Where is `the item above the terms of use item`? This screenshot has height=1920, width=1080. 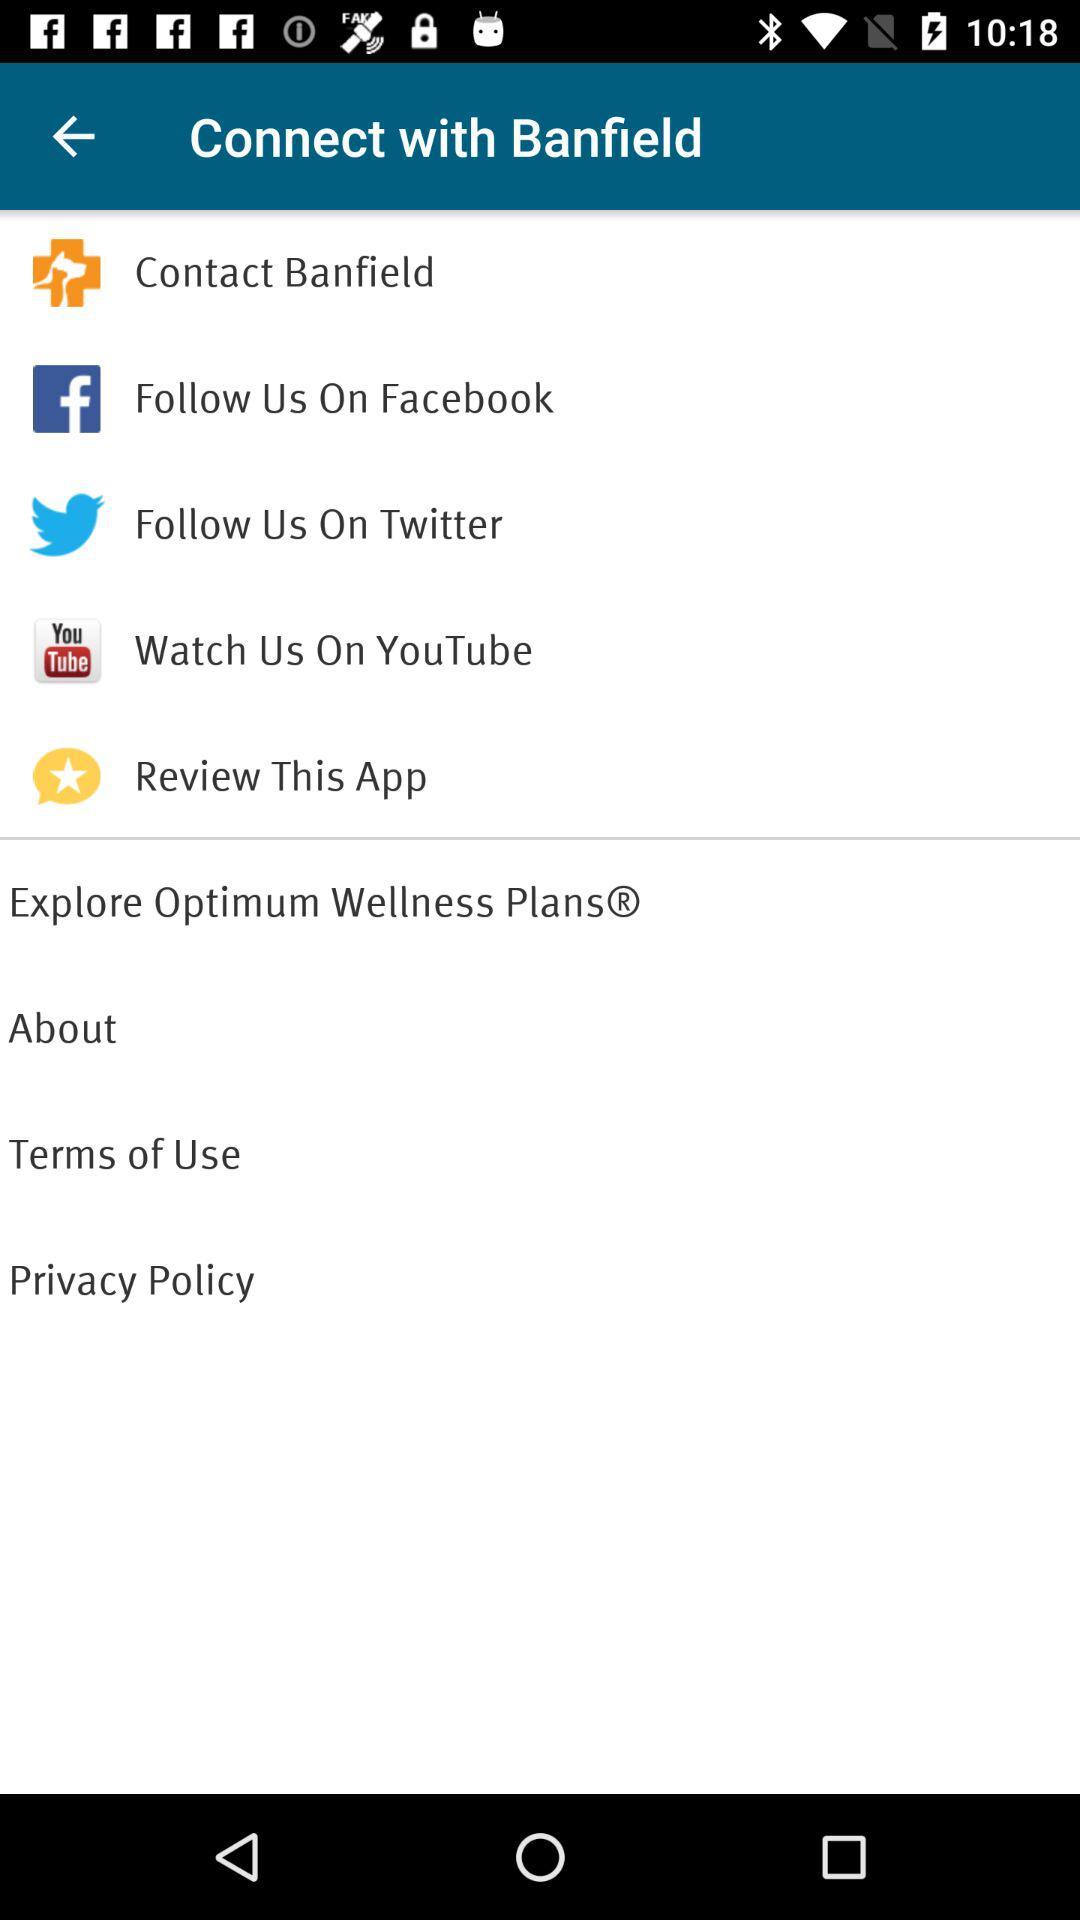 the item above the terms of use item is located at coordinates (540, 1028).